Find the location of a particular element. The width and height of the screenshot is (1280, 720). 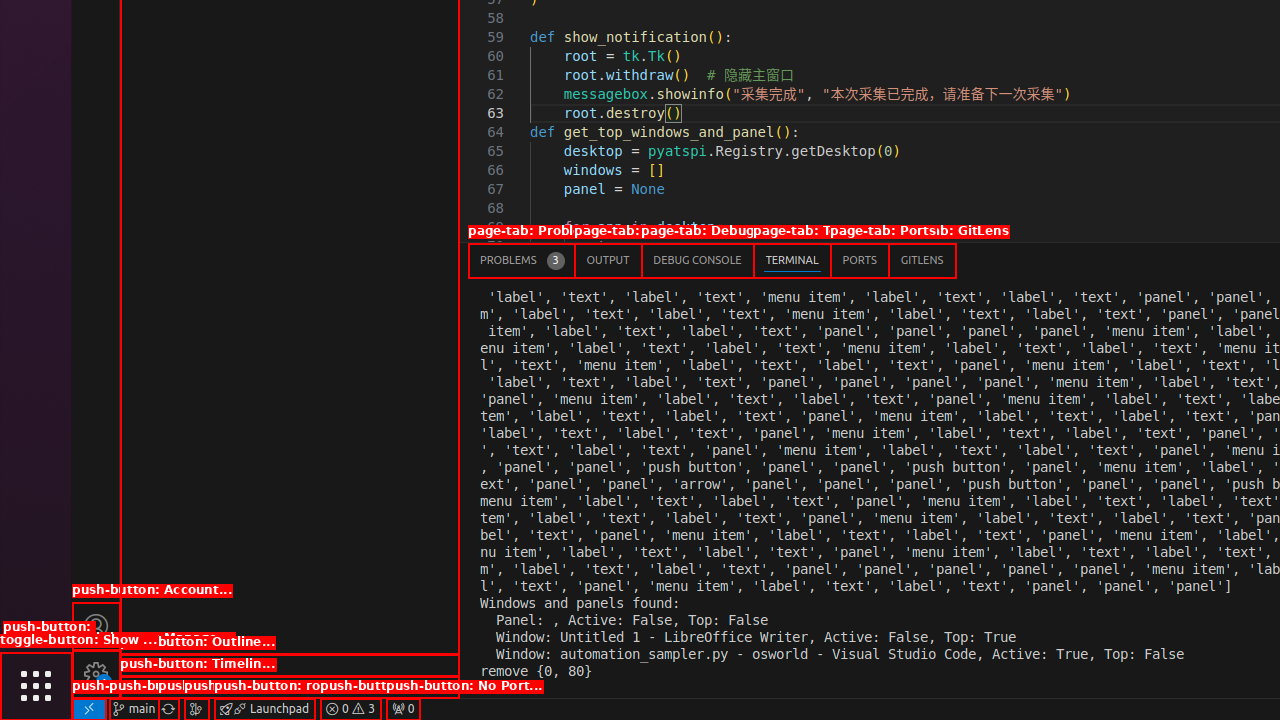

'Warnings: 3' is located at coordinates (350, 707).